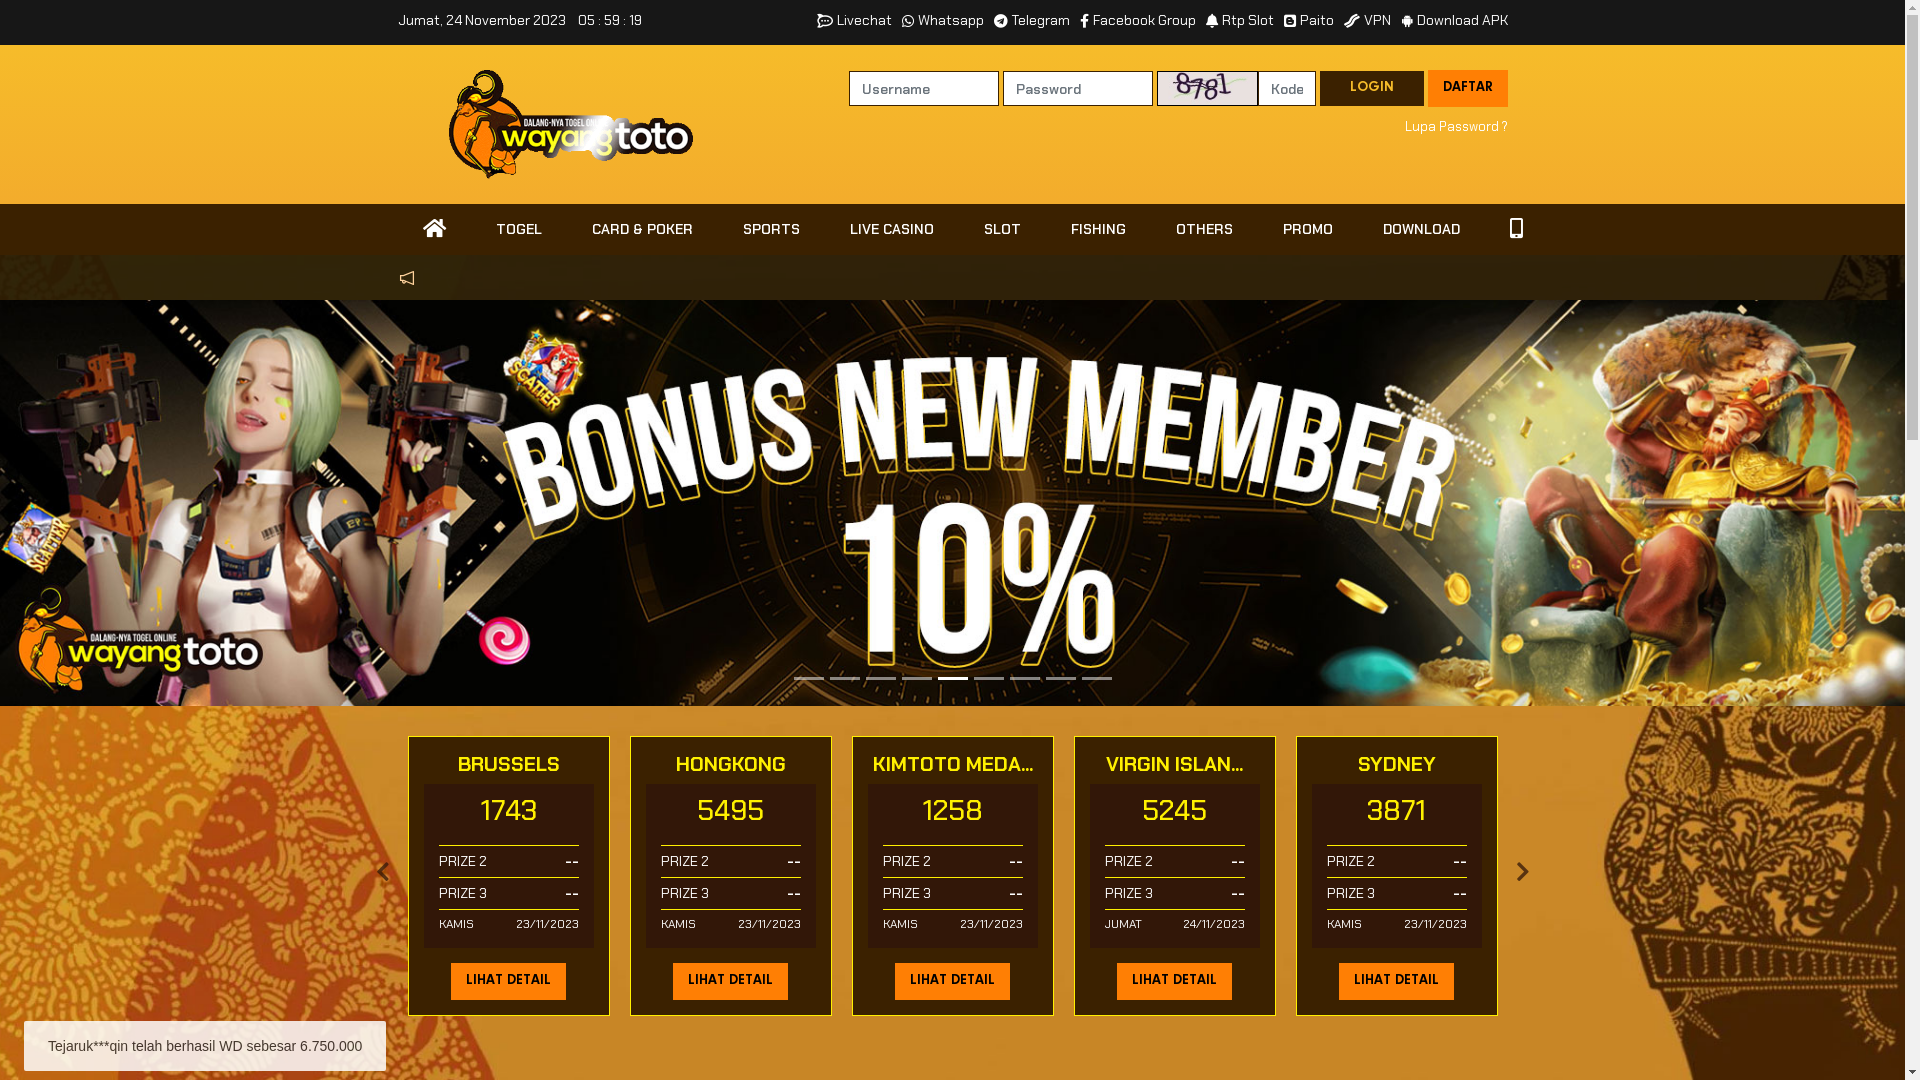 The width and height of the screenshot is (1920, 1080). I want to click on 'Livechat', so click(816, 20).